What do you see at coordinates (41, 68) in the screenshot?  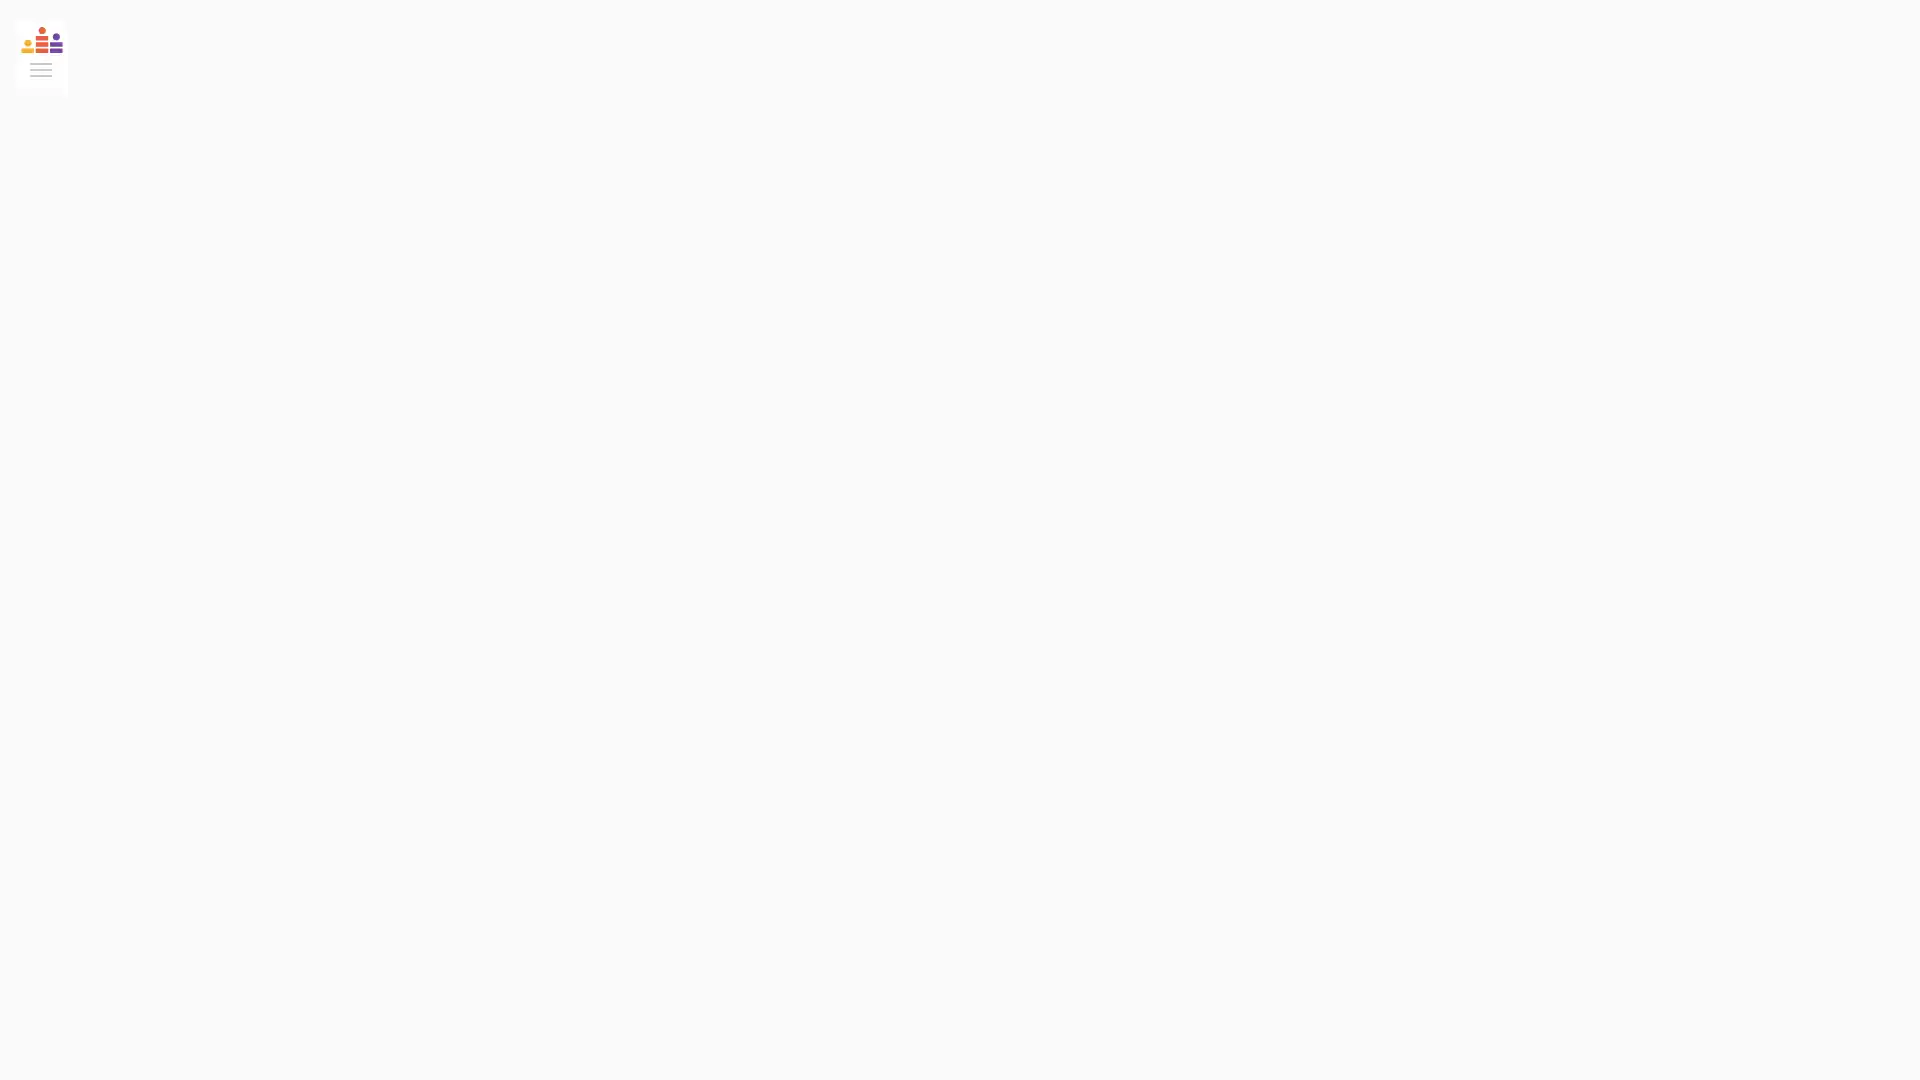 I see `Toggle Sidebar Menu` at bounding box center [41, 68].